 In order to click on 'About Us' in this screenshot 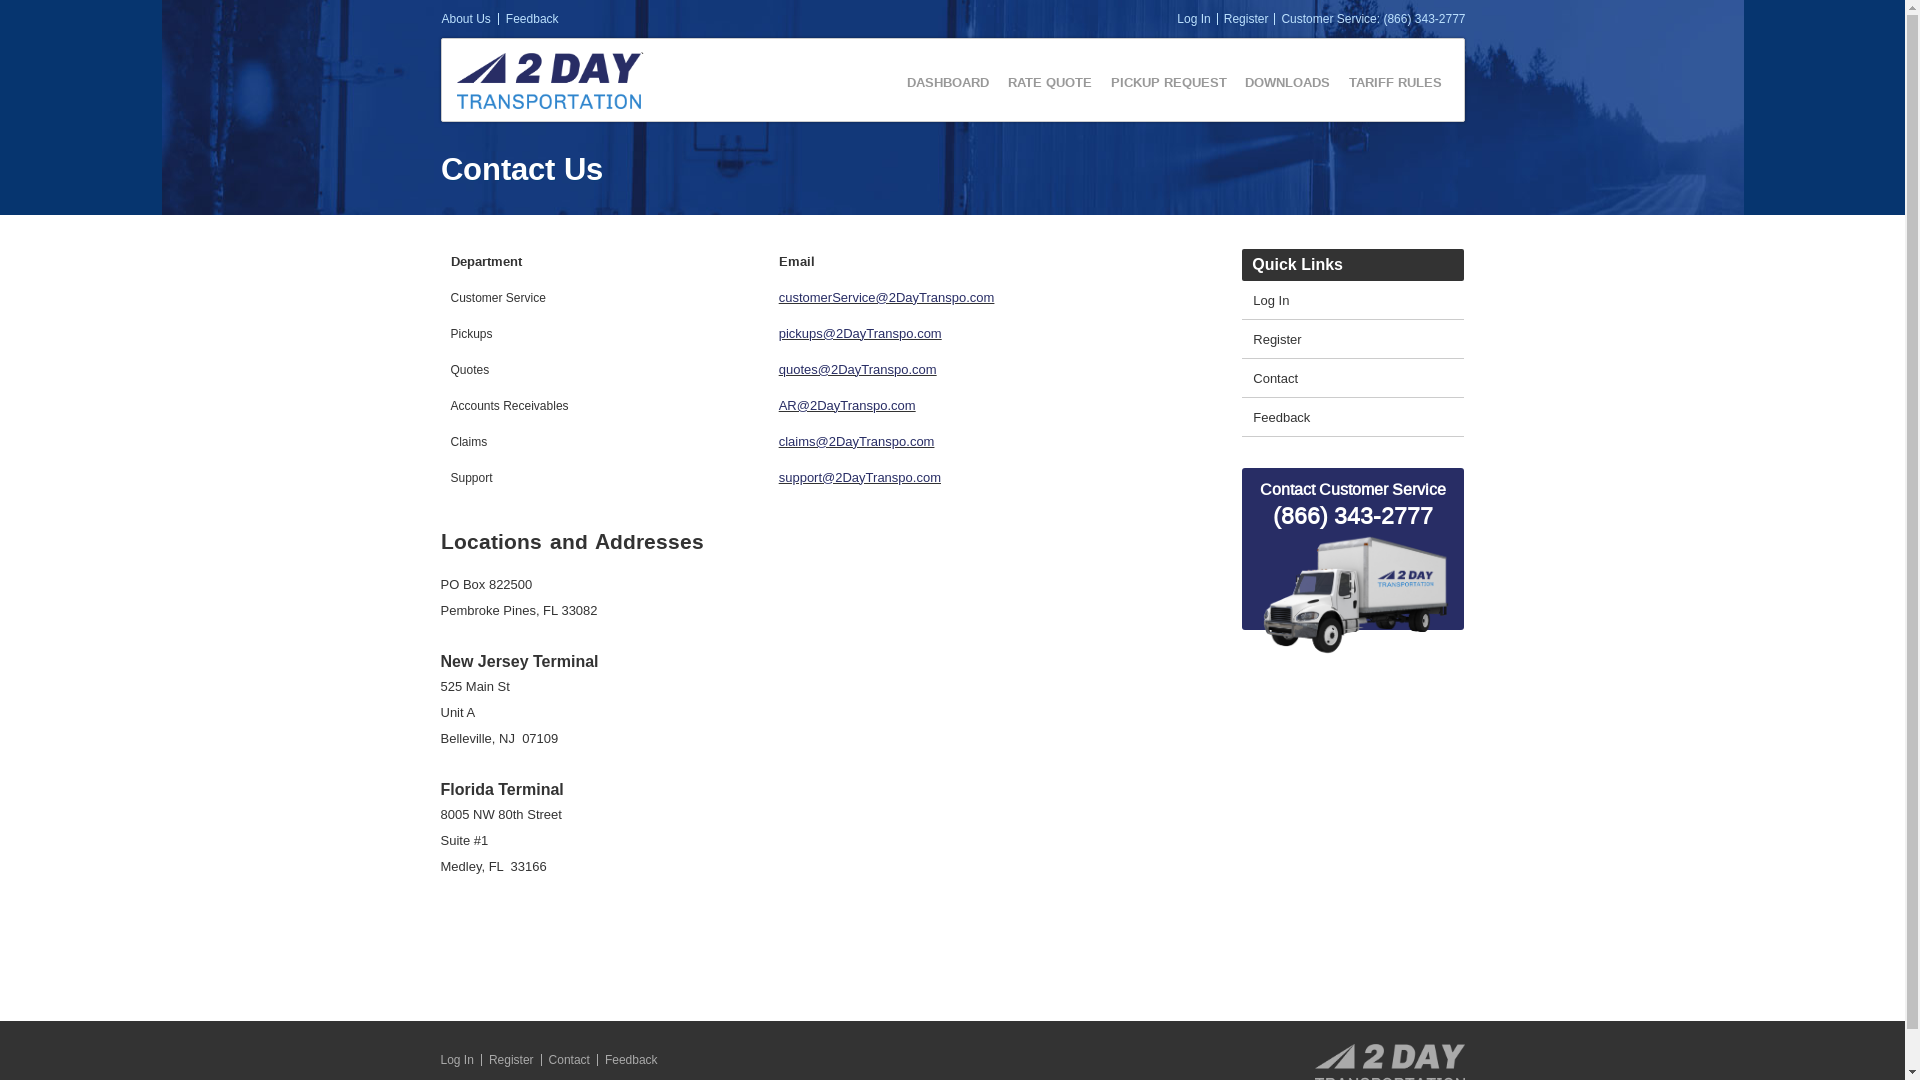, I will do `click(464, 19)`.